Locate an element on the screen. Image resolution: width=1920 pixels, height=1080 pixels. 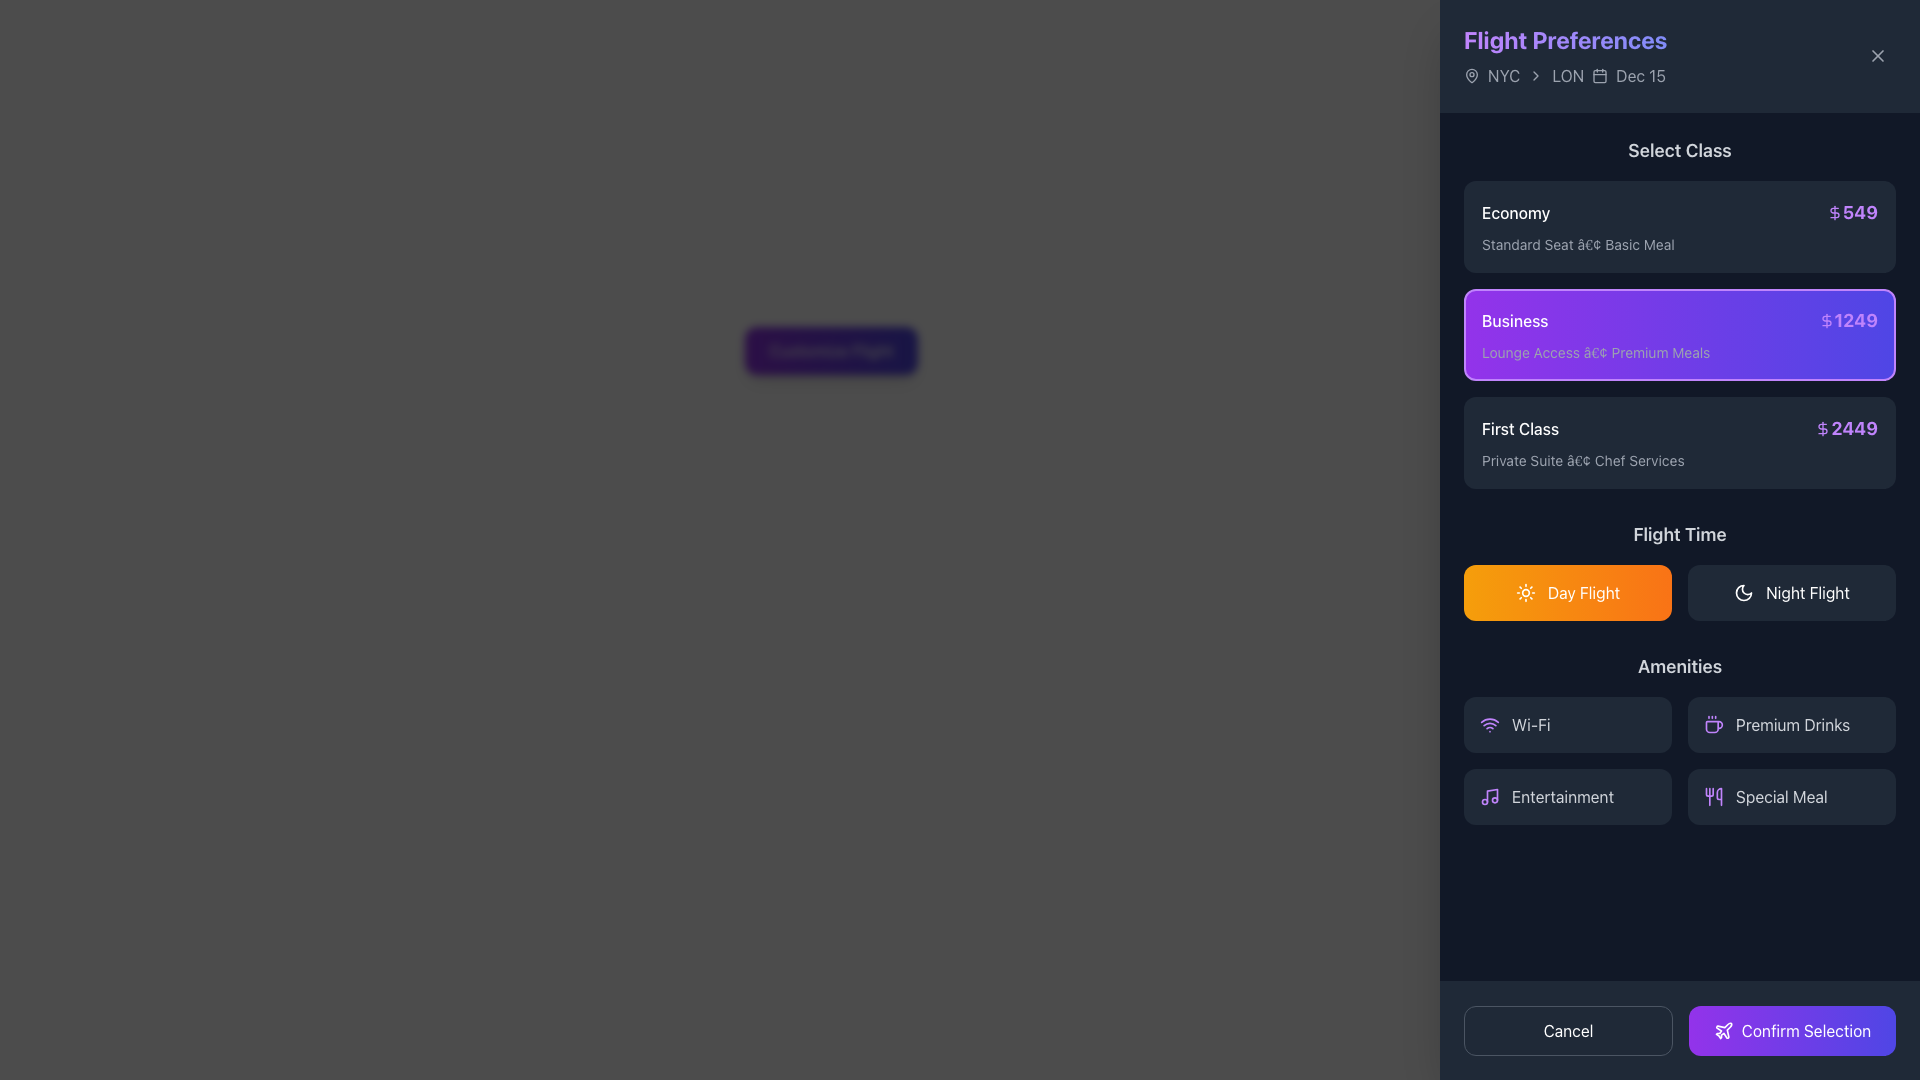
the 'First Class' booking option button, which is the third selectable card in the class selection section is located at coordinates (1680, 442).